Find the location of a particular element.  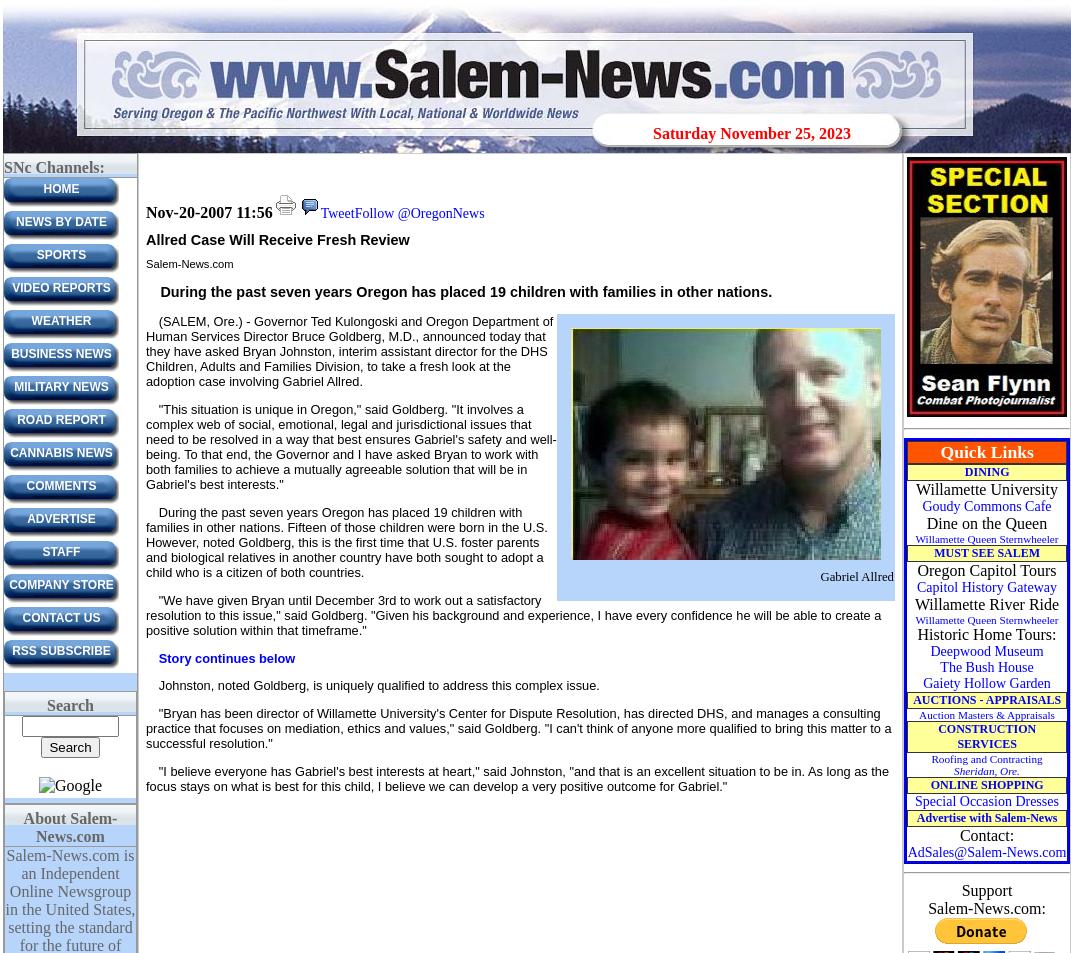

'"We have given Bryan until December 3rd to work out a satisfactory resolution to this issue," said Goldberg. "Given his background and experience, I have every confidence he will be able to create a positive solution within that timeframe."' is located at coordinates (512, 614).